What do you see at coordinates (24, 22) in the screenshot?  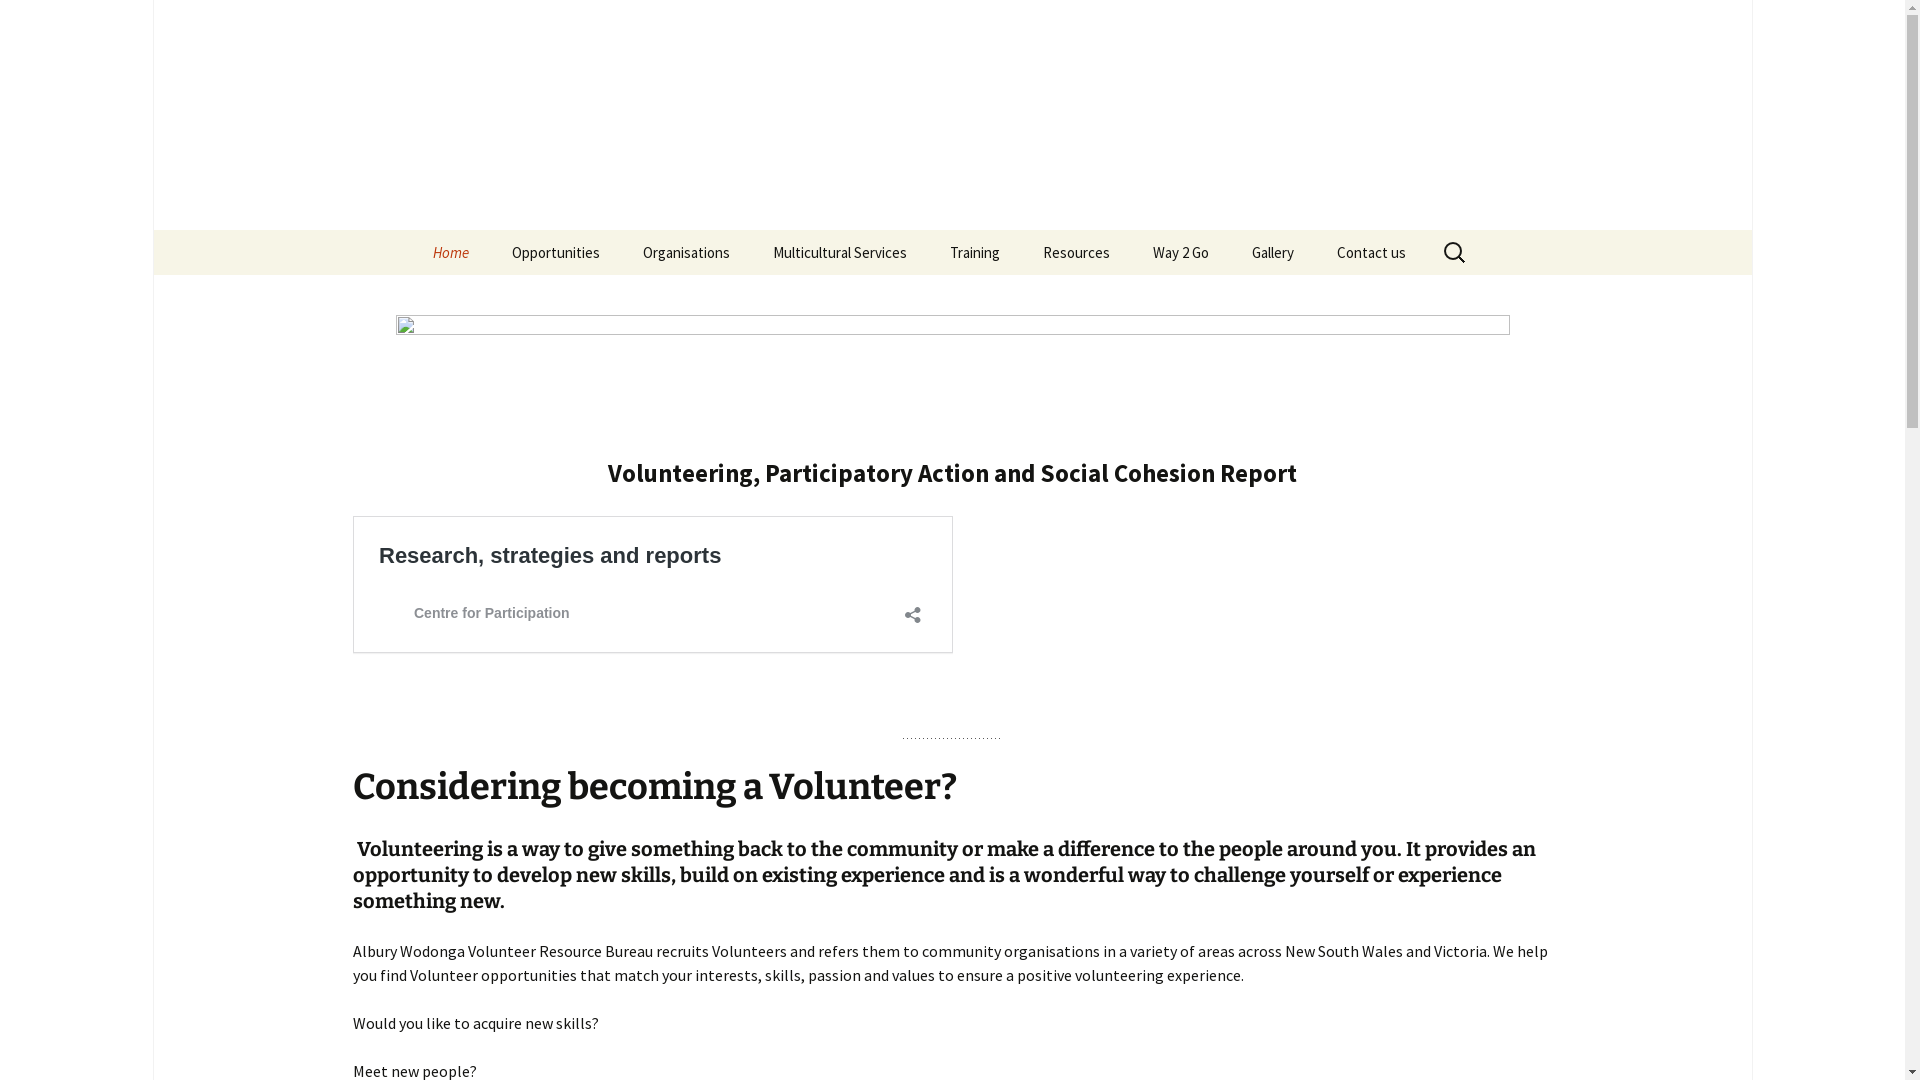 I see `'Search'` at bounding box center [24, 22].